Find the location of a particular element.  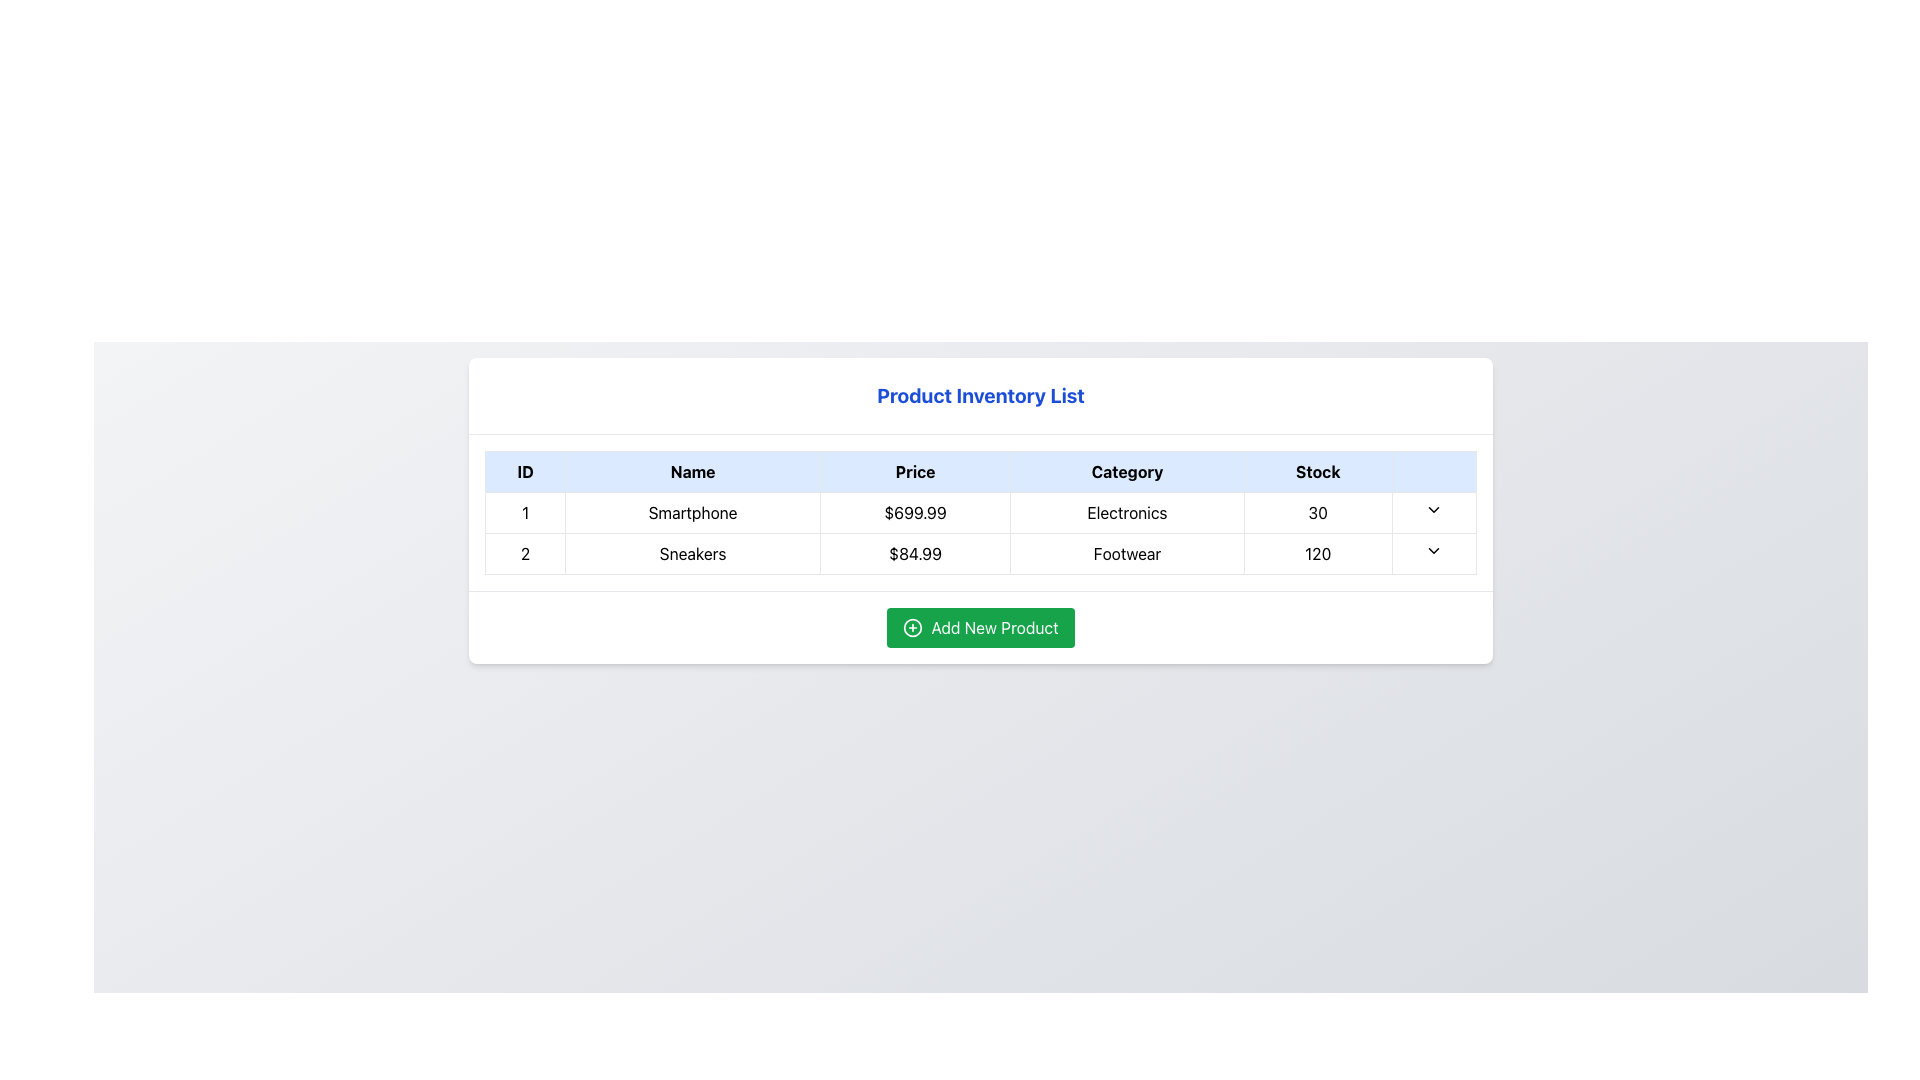

text displayed in the 'Smartphone' text label located in the middle of the first row under the 'Name' column header is located at coordinates (693, 512).